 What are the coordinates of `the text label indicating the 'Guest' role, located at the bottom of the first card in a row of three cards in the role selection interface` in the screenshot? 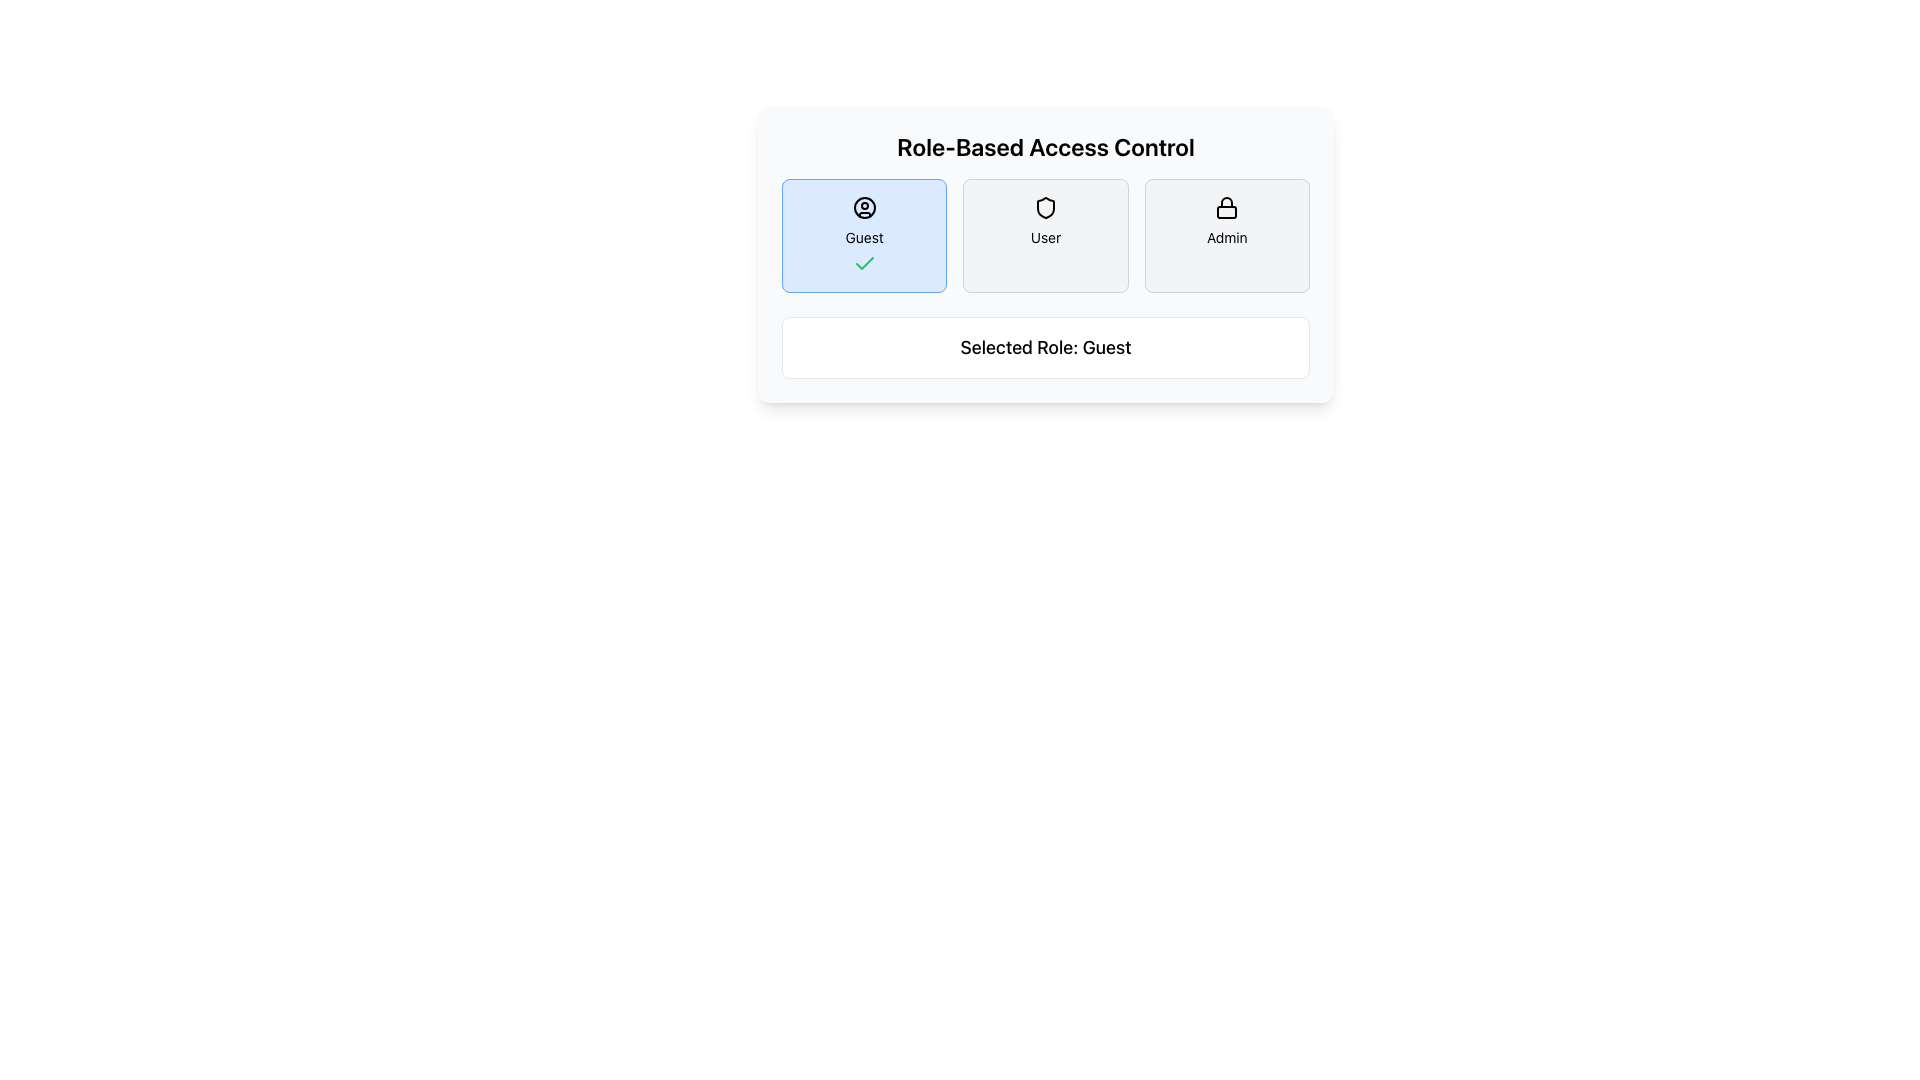 It's located at (864, 237).